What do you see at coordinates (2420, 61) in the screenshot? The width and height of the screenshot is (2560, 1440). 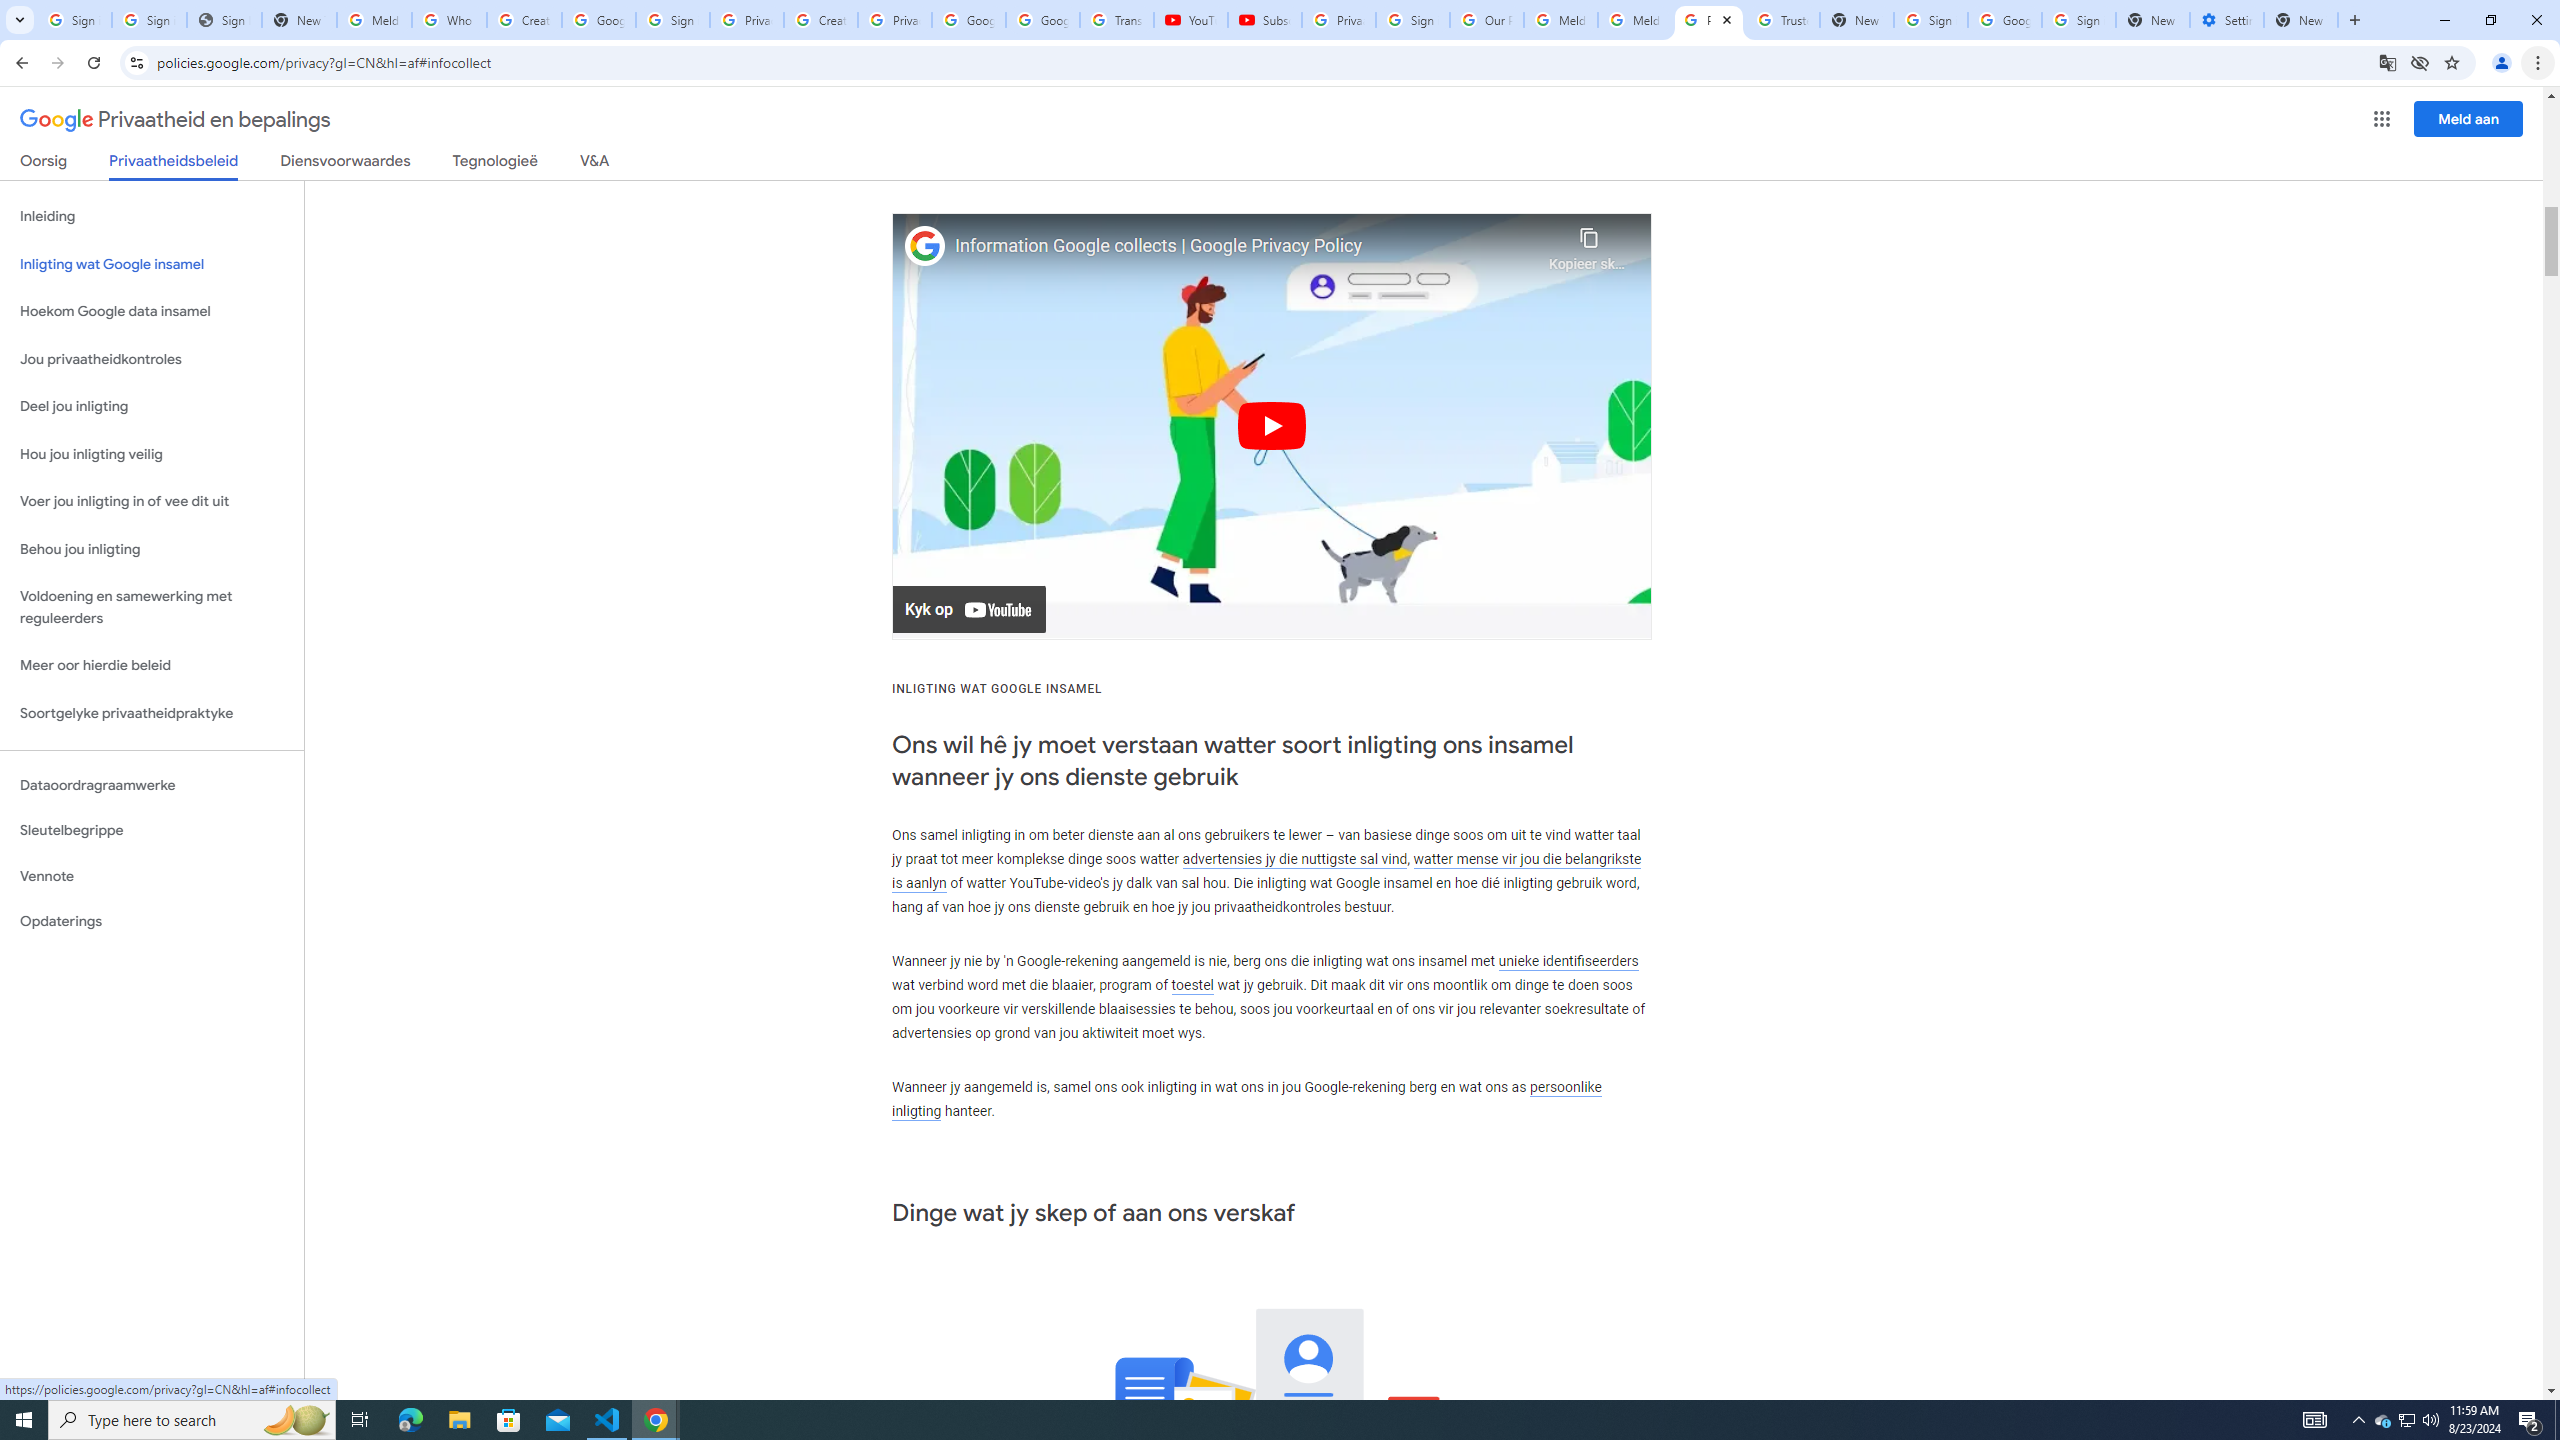 I see `'Third-party cookies blocked'` at bounding box center [2420, 61].